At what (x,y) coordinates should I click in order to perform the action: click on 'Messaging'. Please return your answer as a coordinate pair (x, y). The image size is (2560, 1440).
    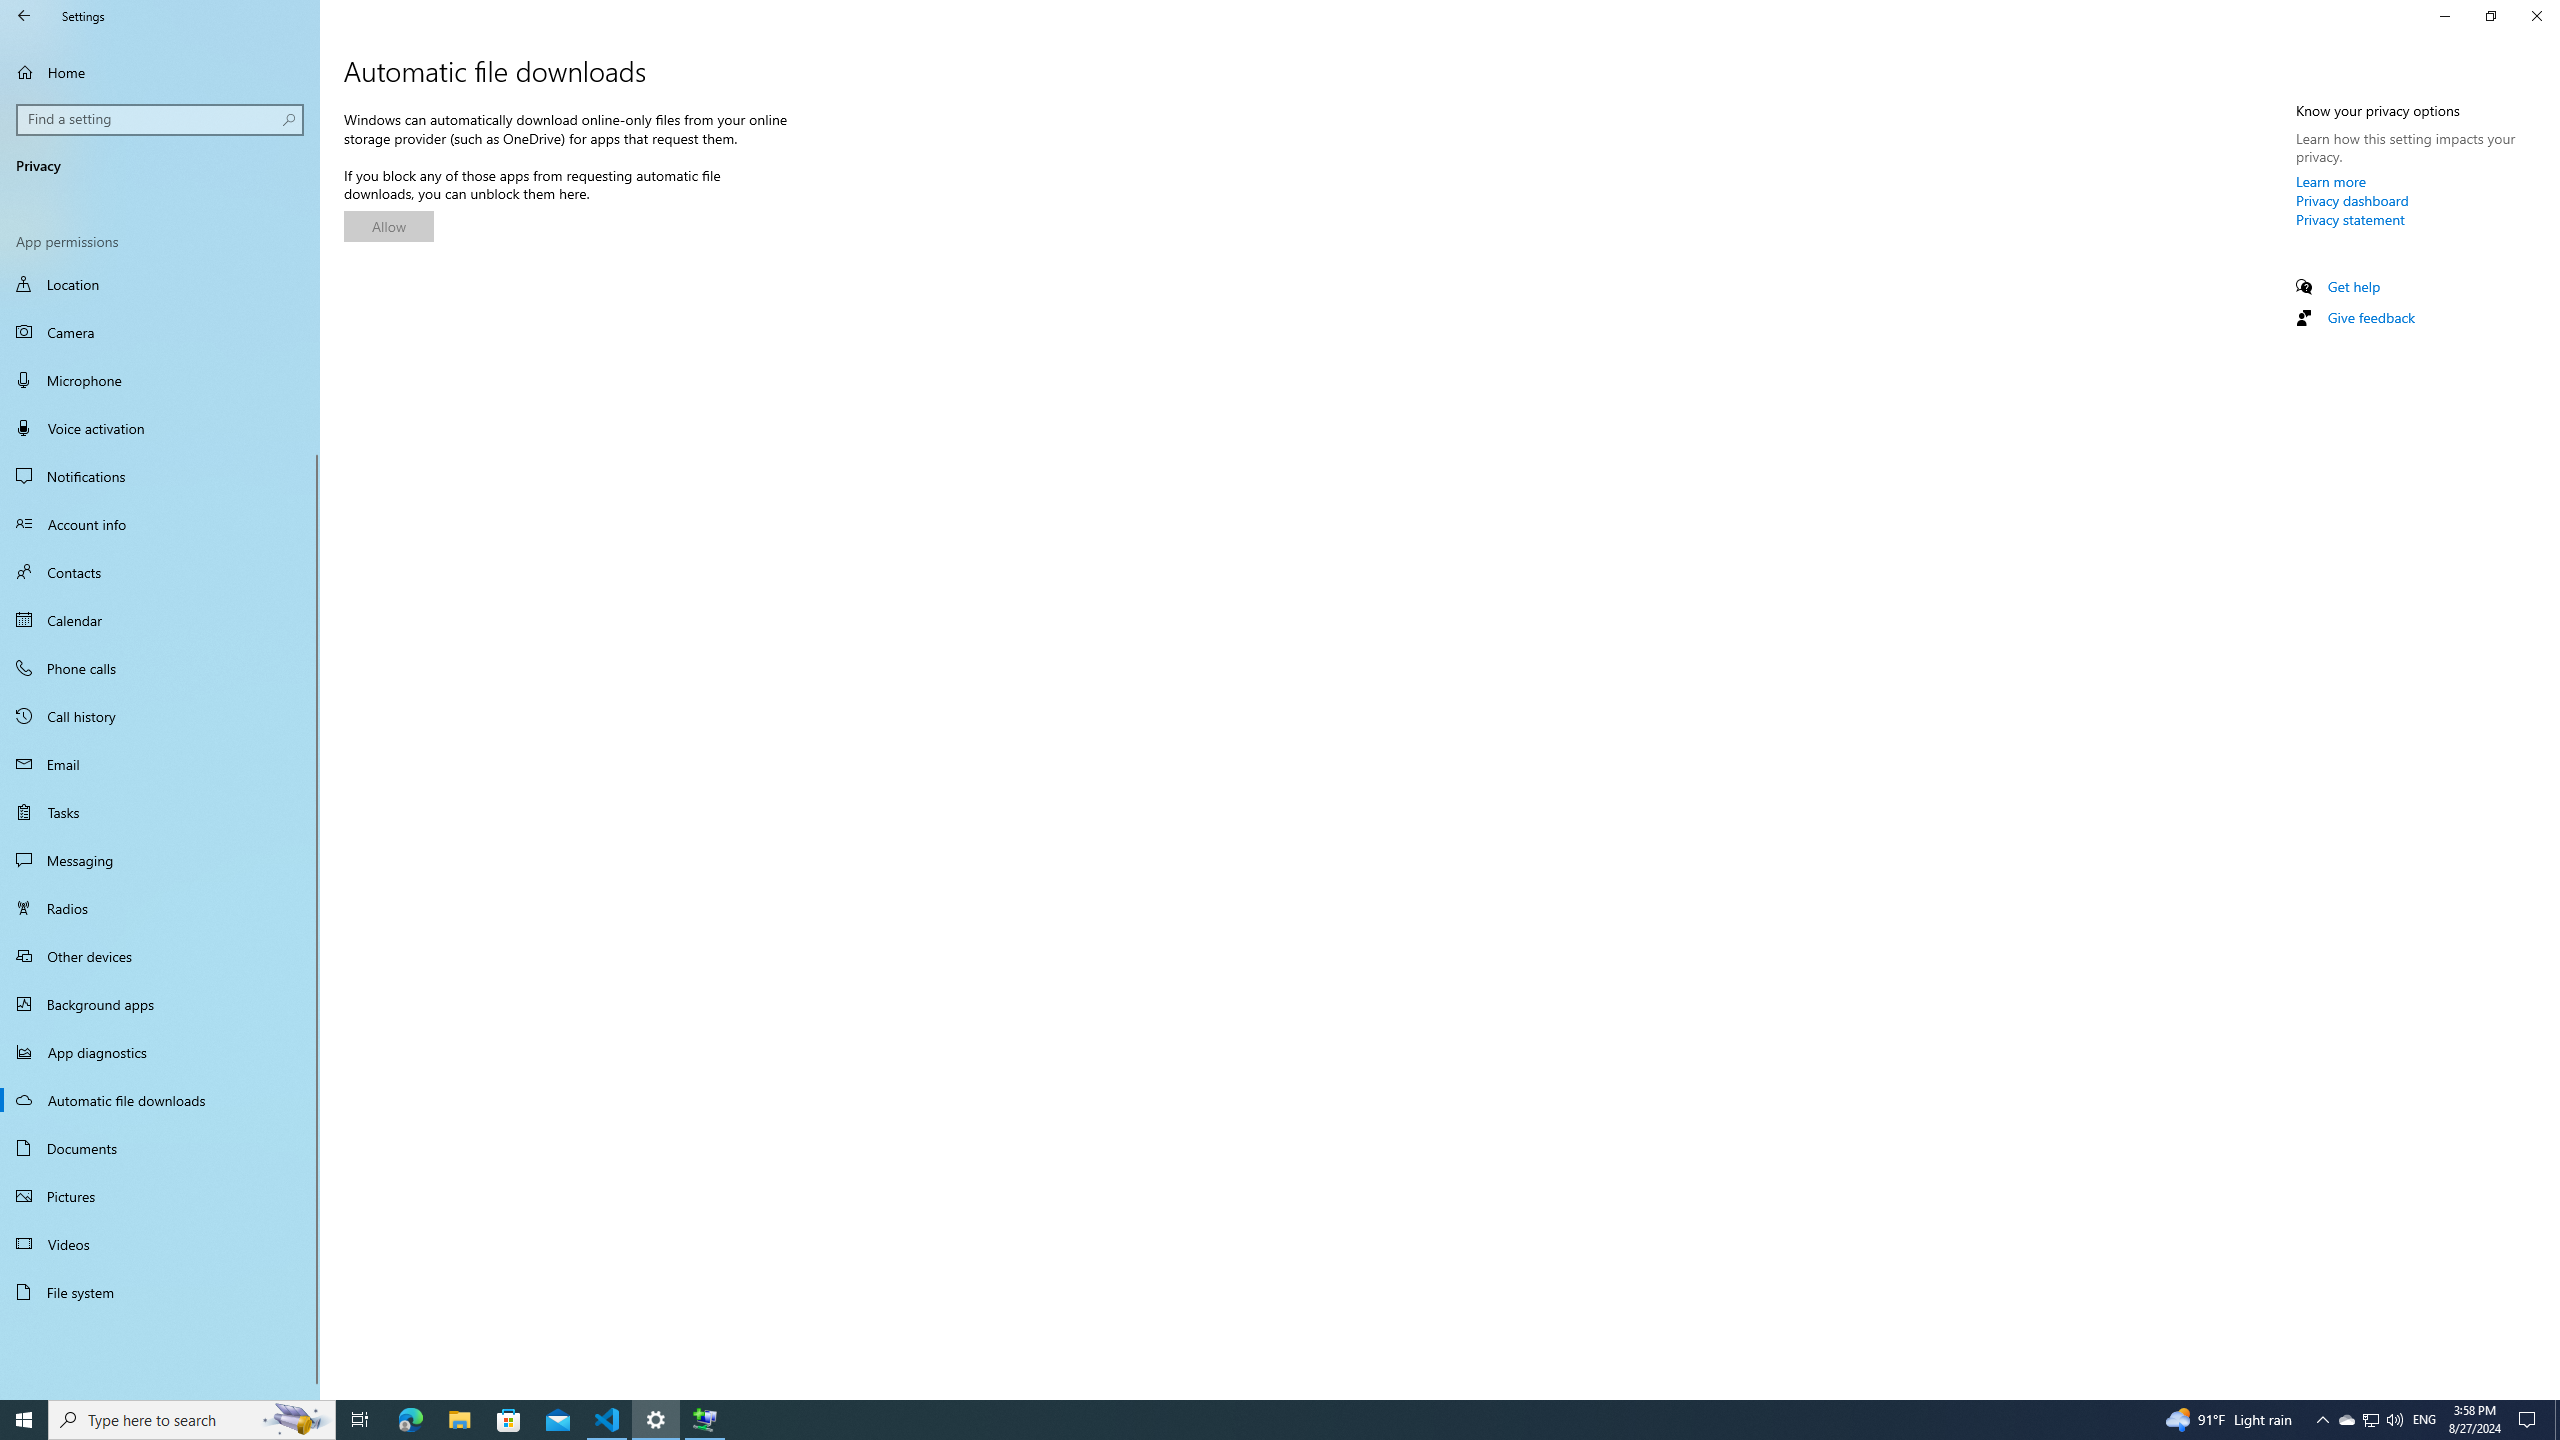
    Looking at the image, I should click on (159, 859).